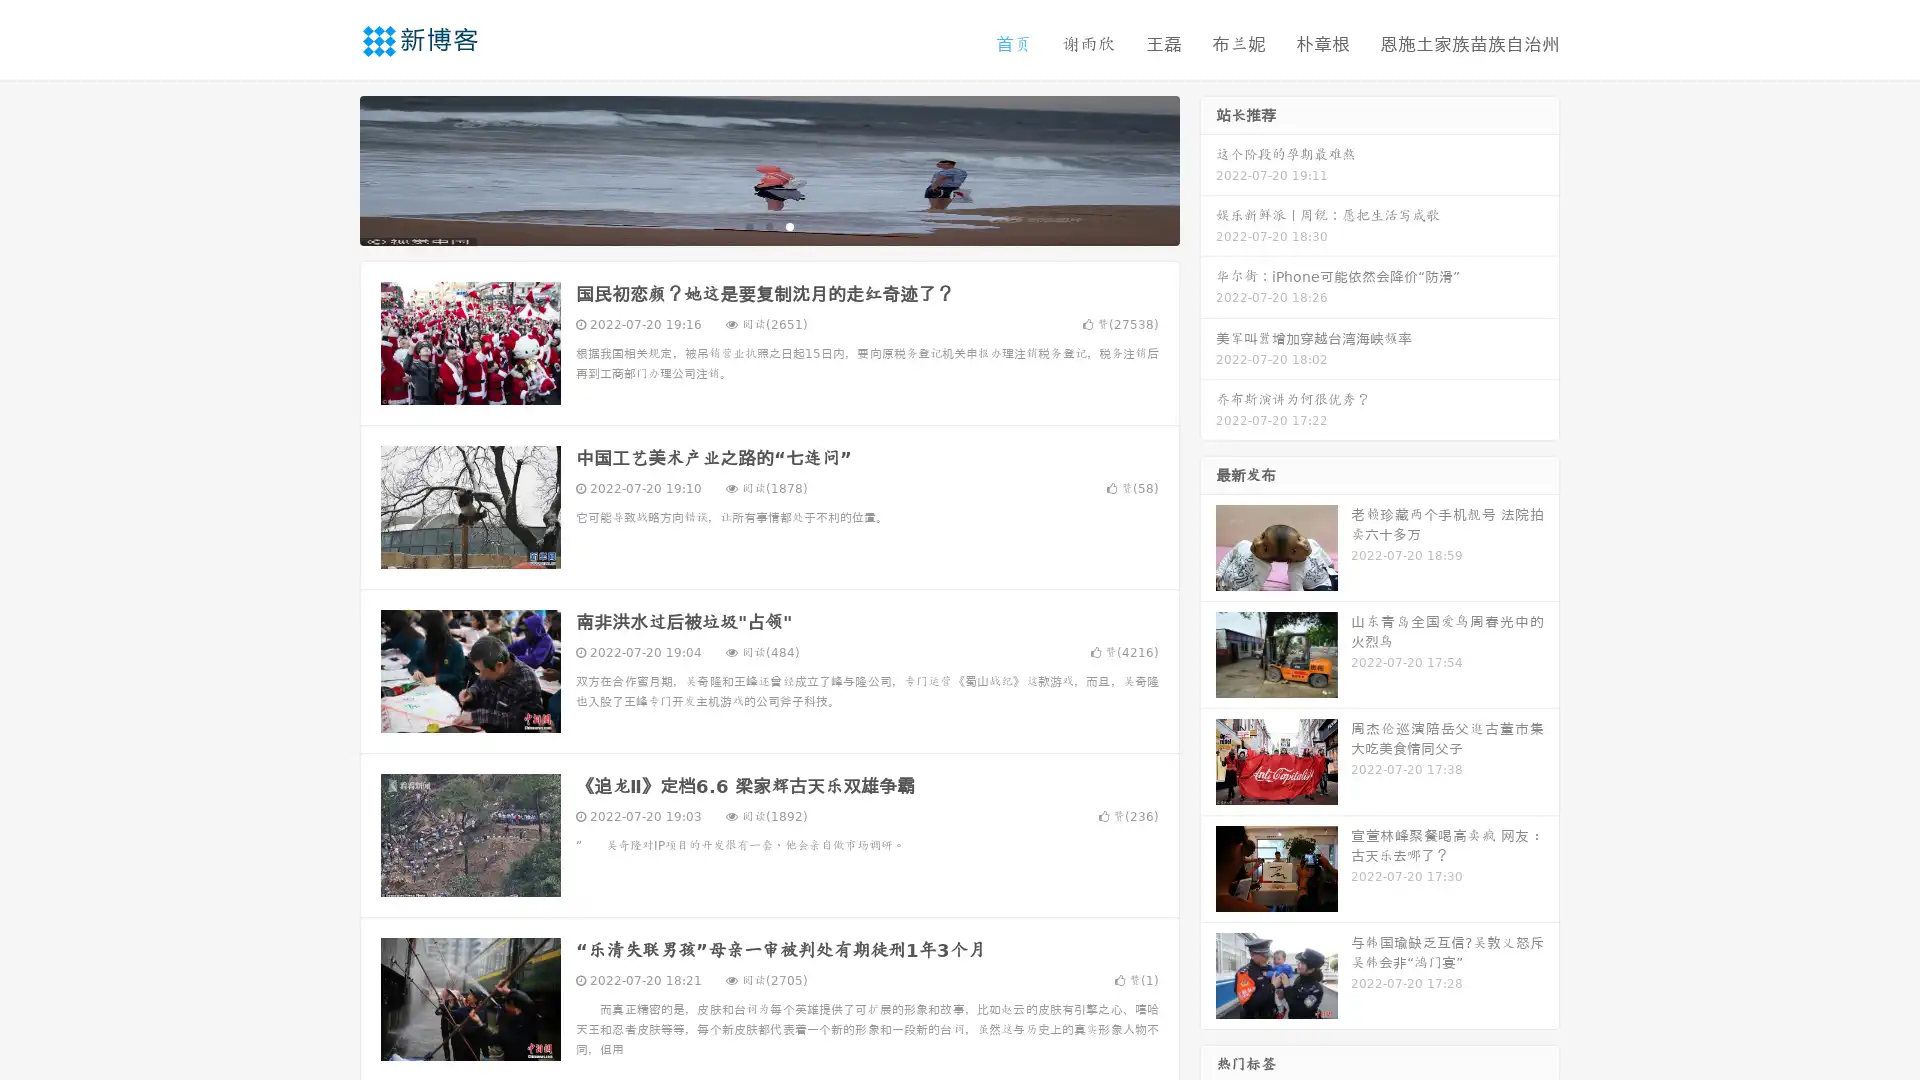 This screenshot has height=1080, width=1920. What do you see at coordinates (789, 225) in the screenshot?
I see `Go to slide 3` at bounding box center [789, 225].